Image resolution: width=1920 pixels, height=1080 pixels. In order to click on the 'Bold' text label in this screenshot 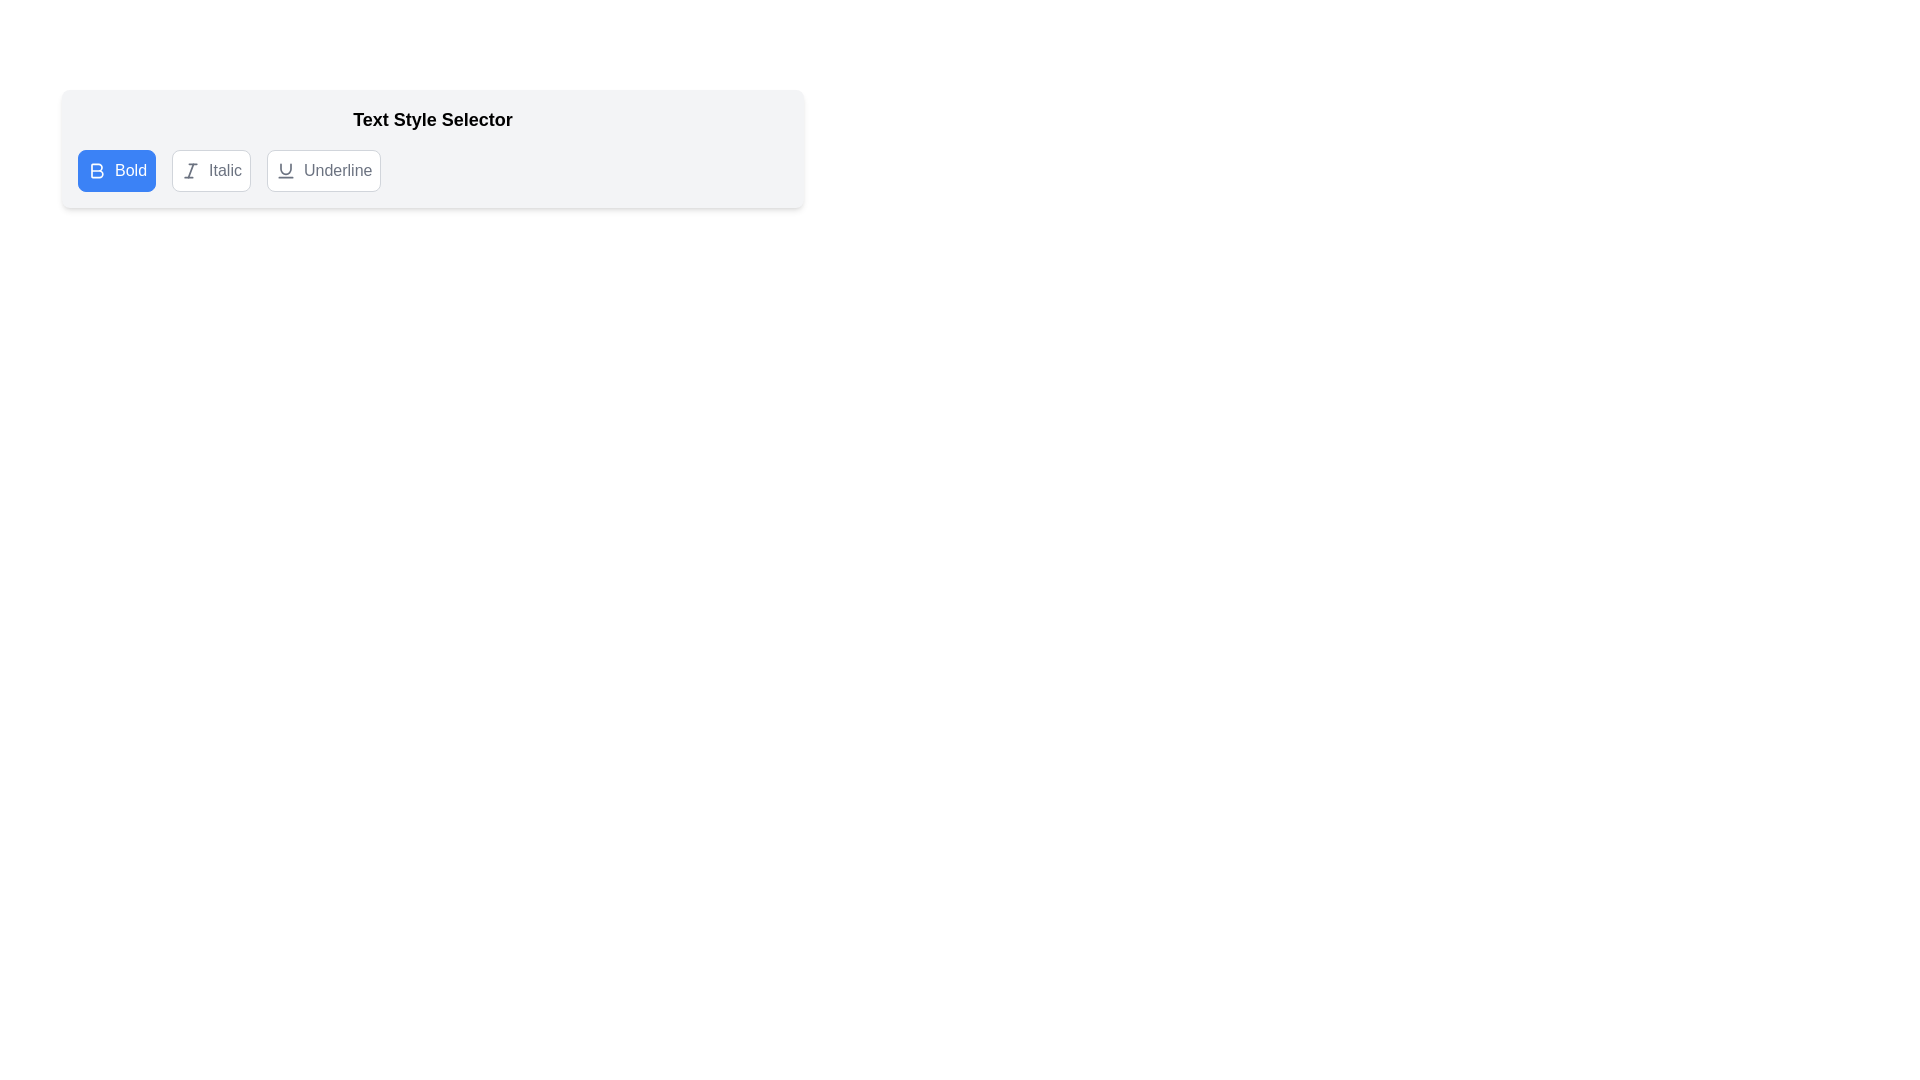, I will do `click(129, 169)`.